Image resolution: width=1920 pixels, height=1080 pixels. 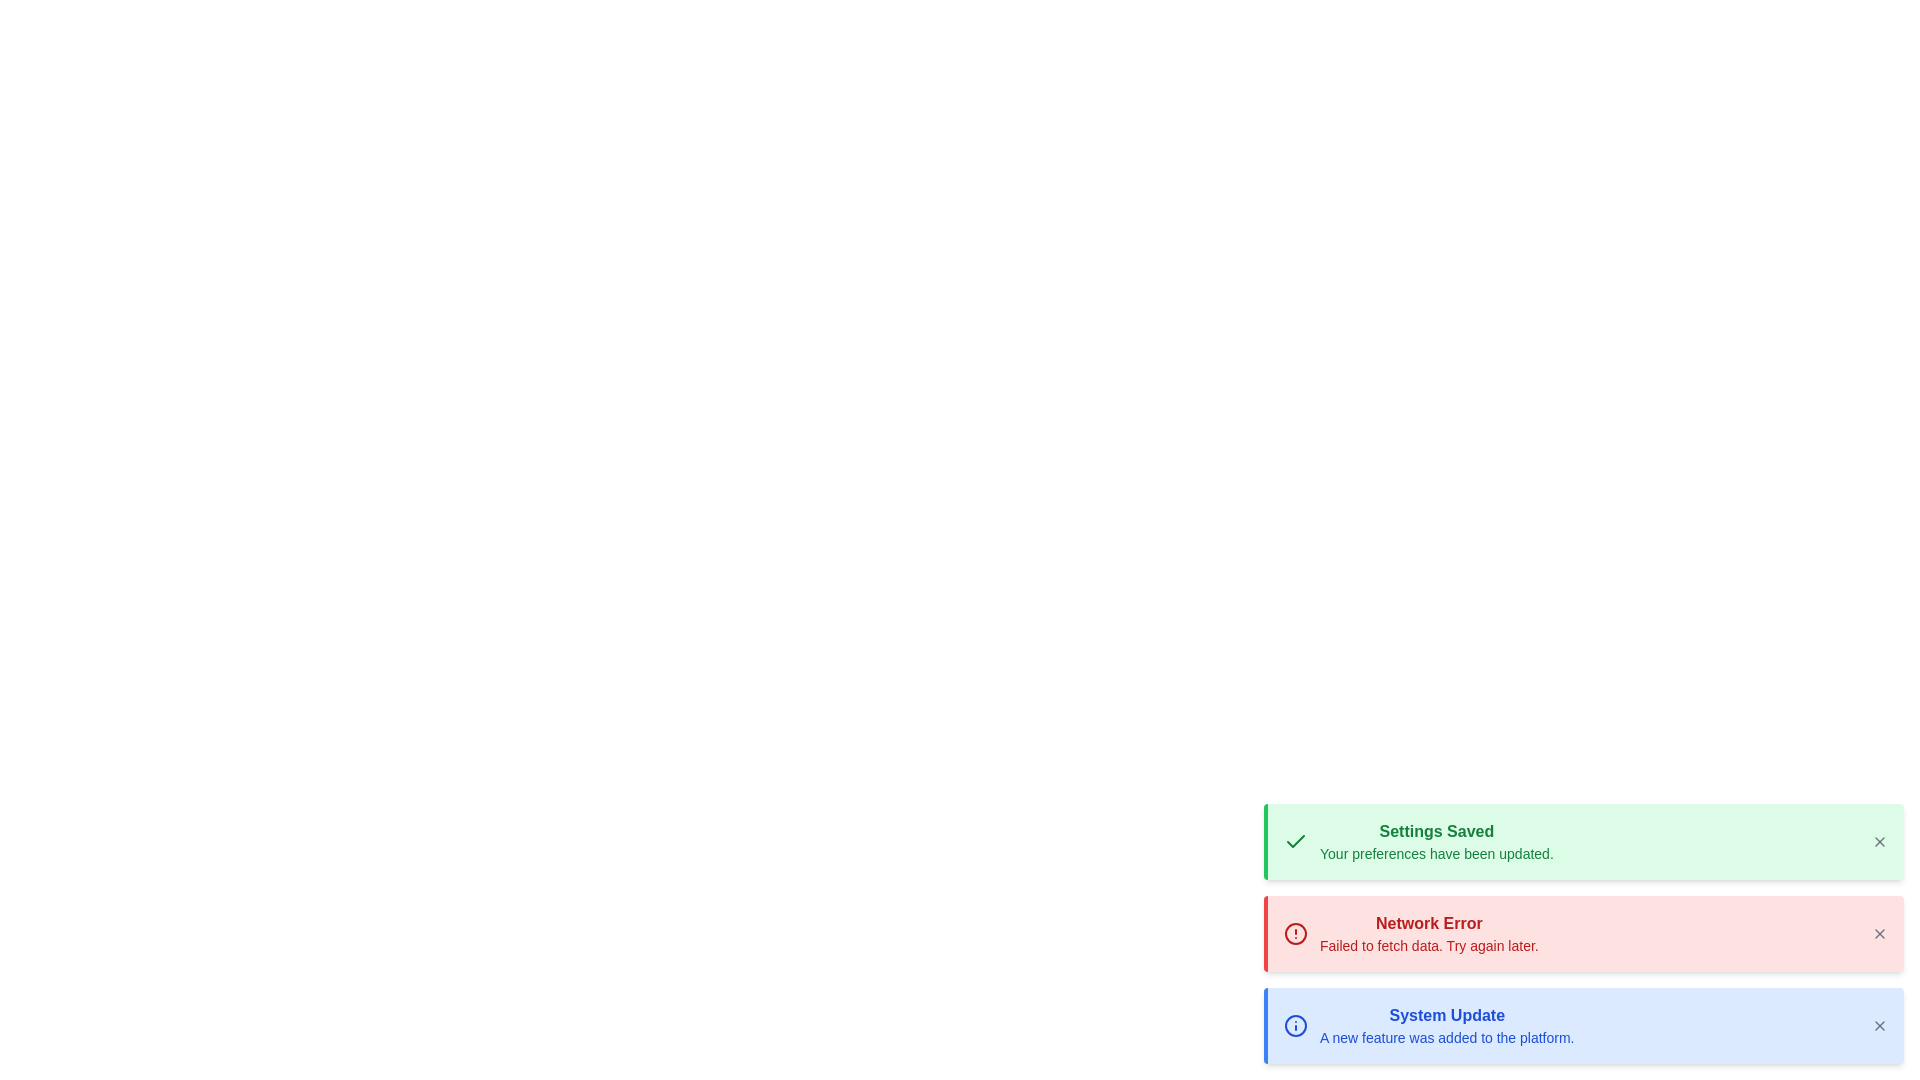 What do you see at coordinates (1583, 933) in the screenshot?
I see `information displayed on the network error notification card located at the bottom-right corner of the interface` at bounding box center [1583, 933].